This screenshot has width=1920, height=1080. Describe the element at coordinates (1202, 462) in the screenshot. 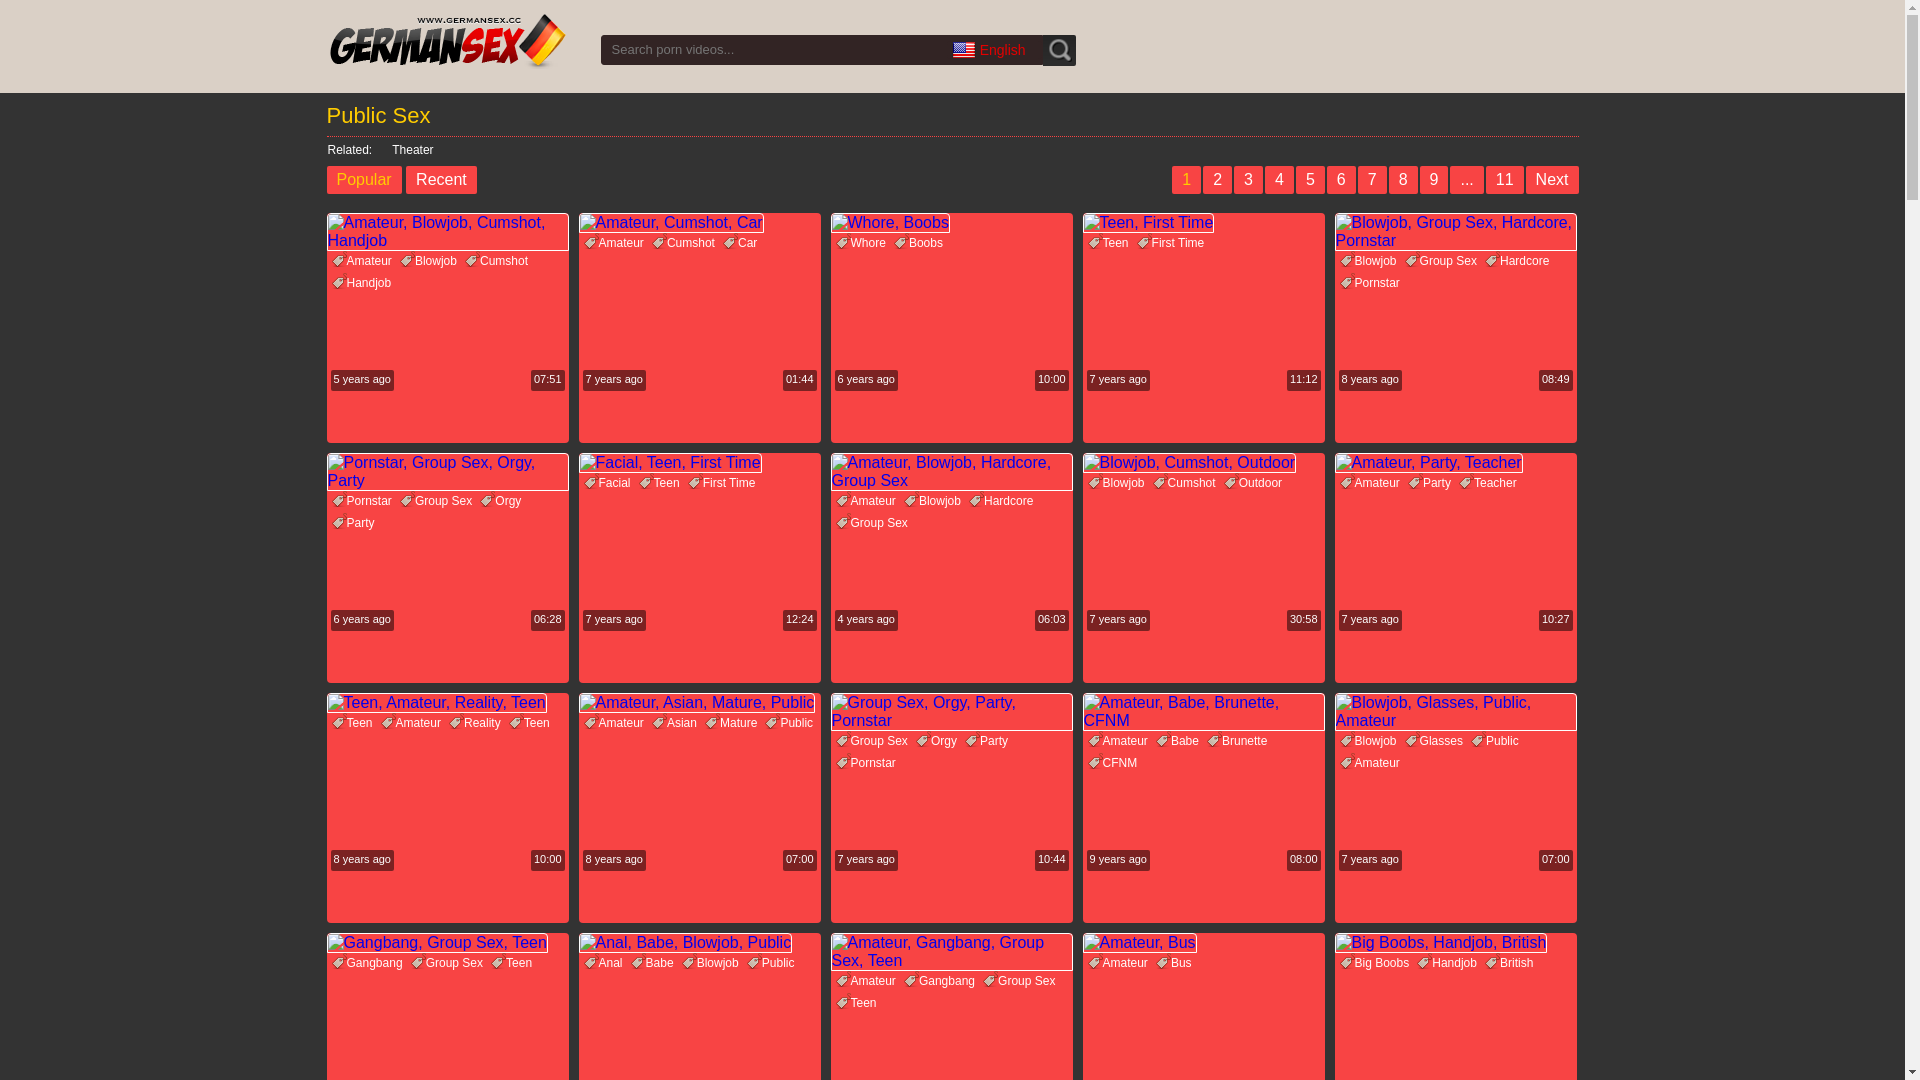

I see `'Blowjob, Cumshot, Outdoor'` at that location.